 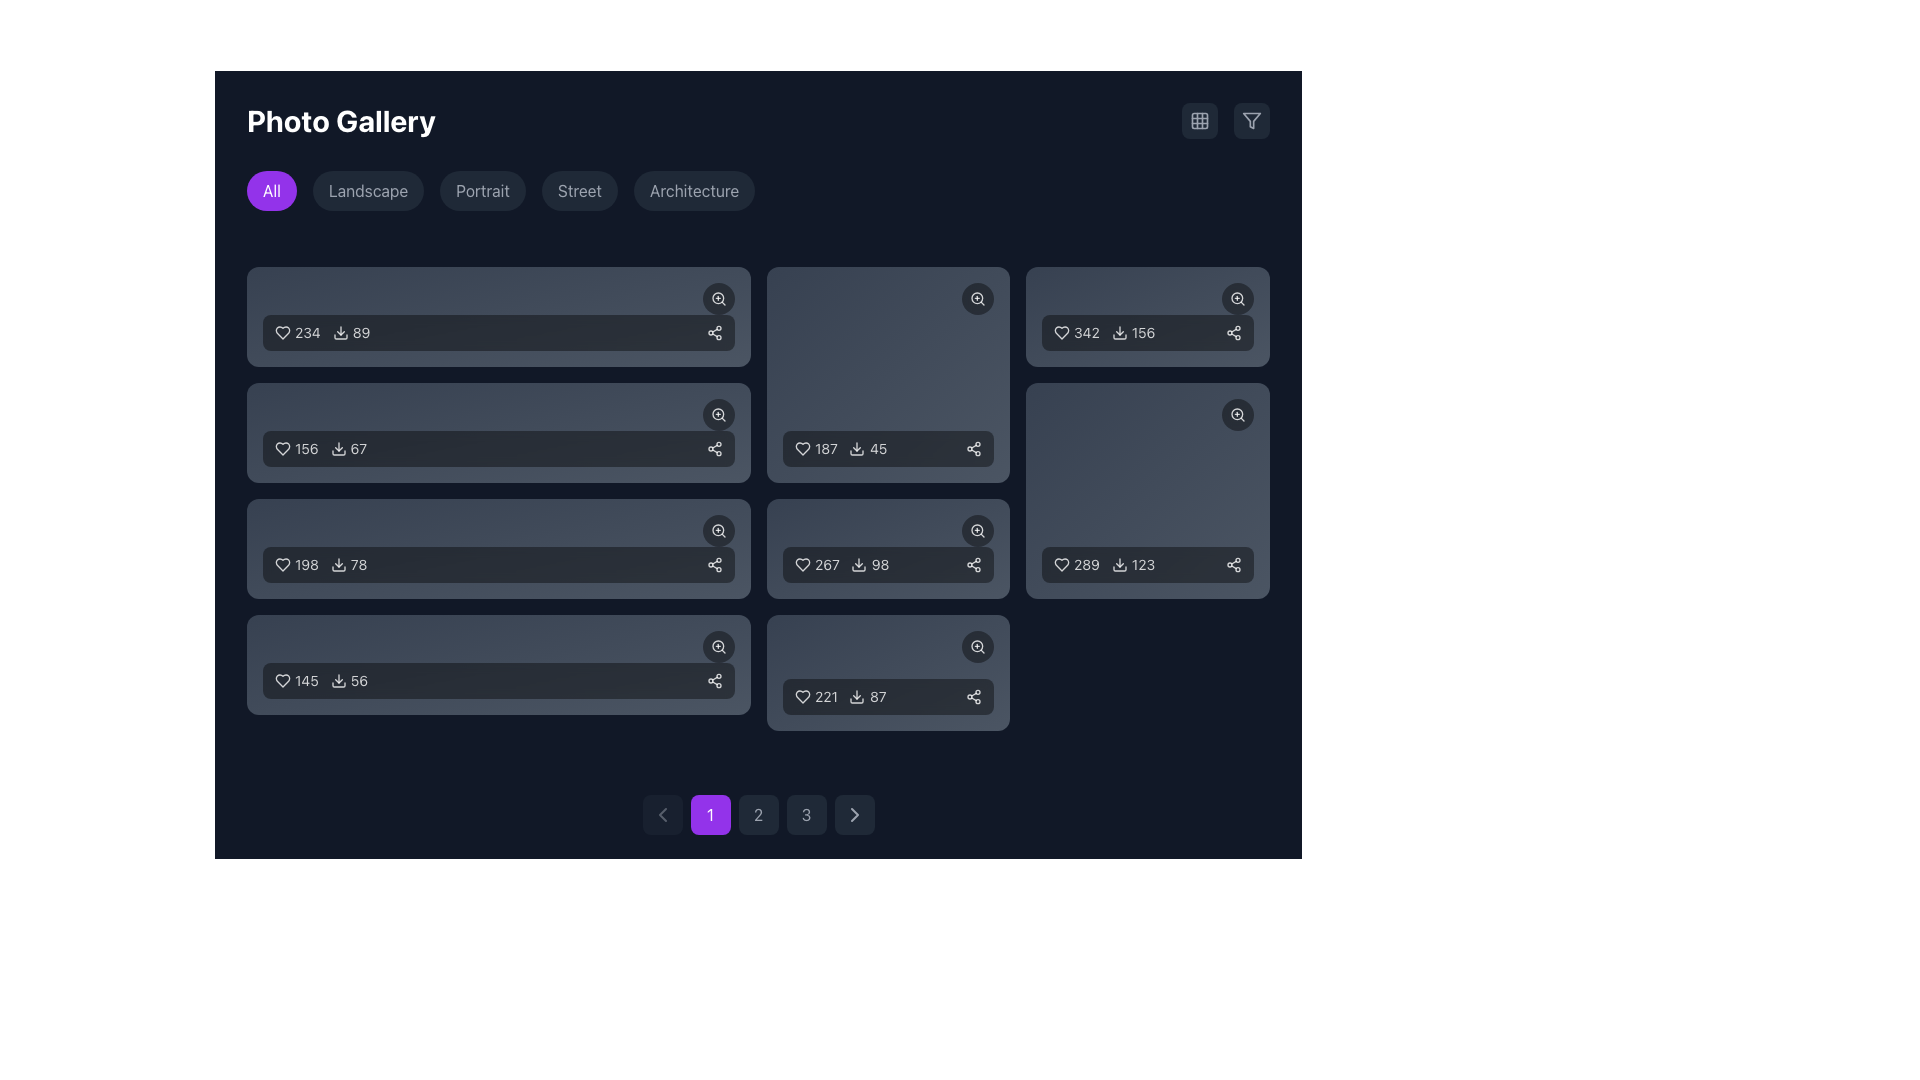 What do you see at coordinates (368, 191) in the screenshot?
I see `the 'Landscape' button, which is the second button in the category selection bar under 'Photo Gallery'` at bounding box center [368, 191].